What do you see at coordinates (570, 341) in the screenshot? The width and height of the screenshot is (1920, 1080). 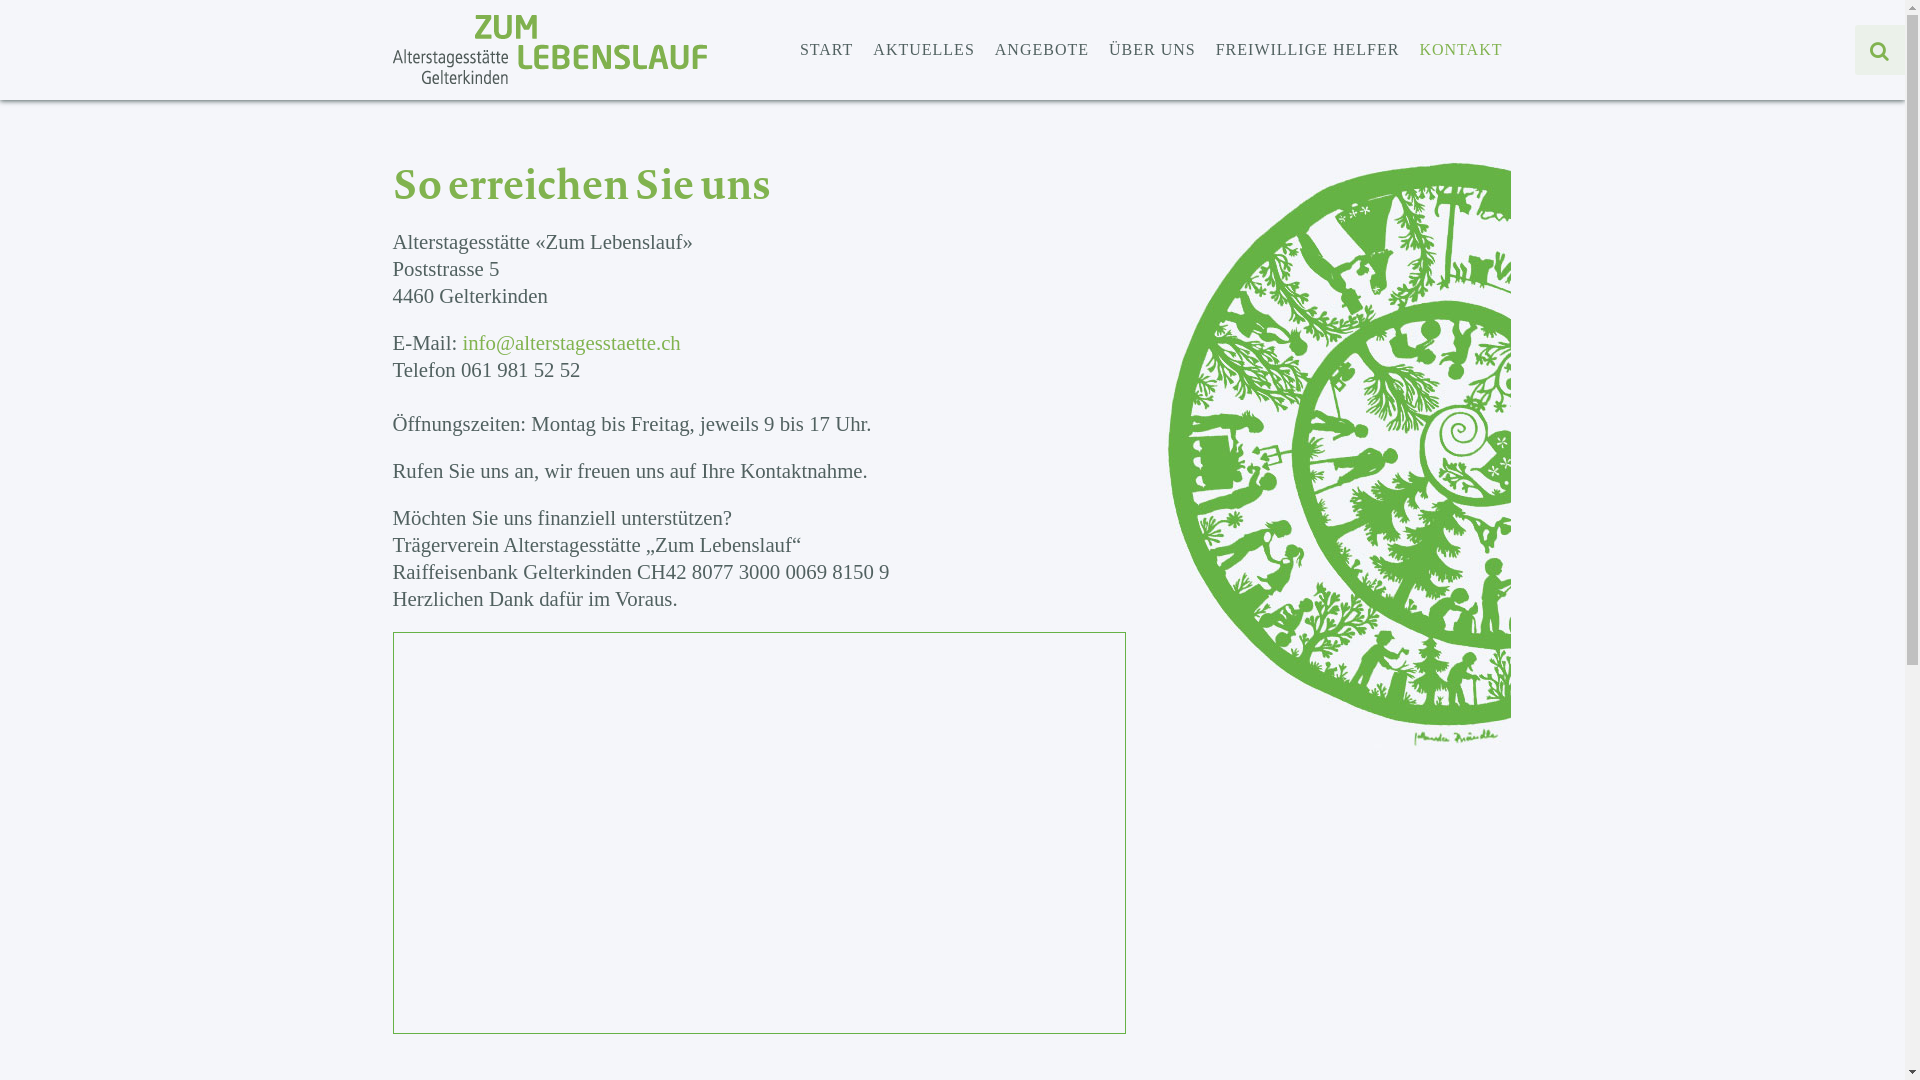 I see `'info@alterstagesstaette.ch'` at bounding box center [570, 341].